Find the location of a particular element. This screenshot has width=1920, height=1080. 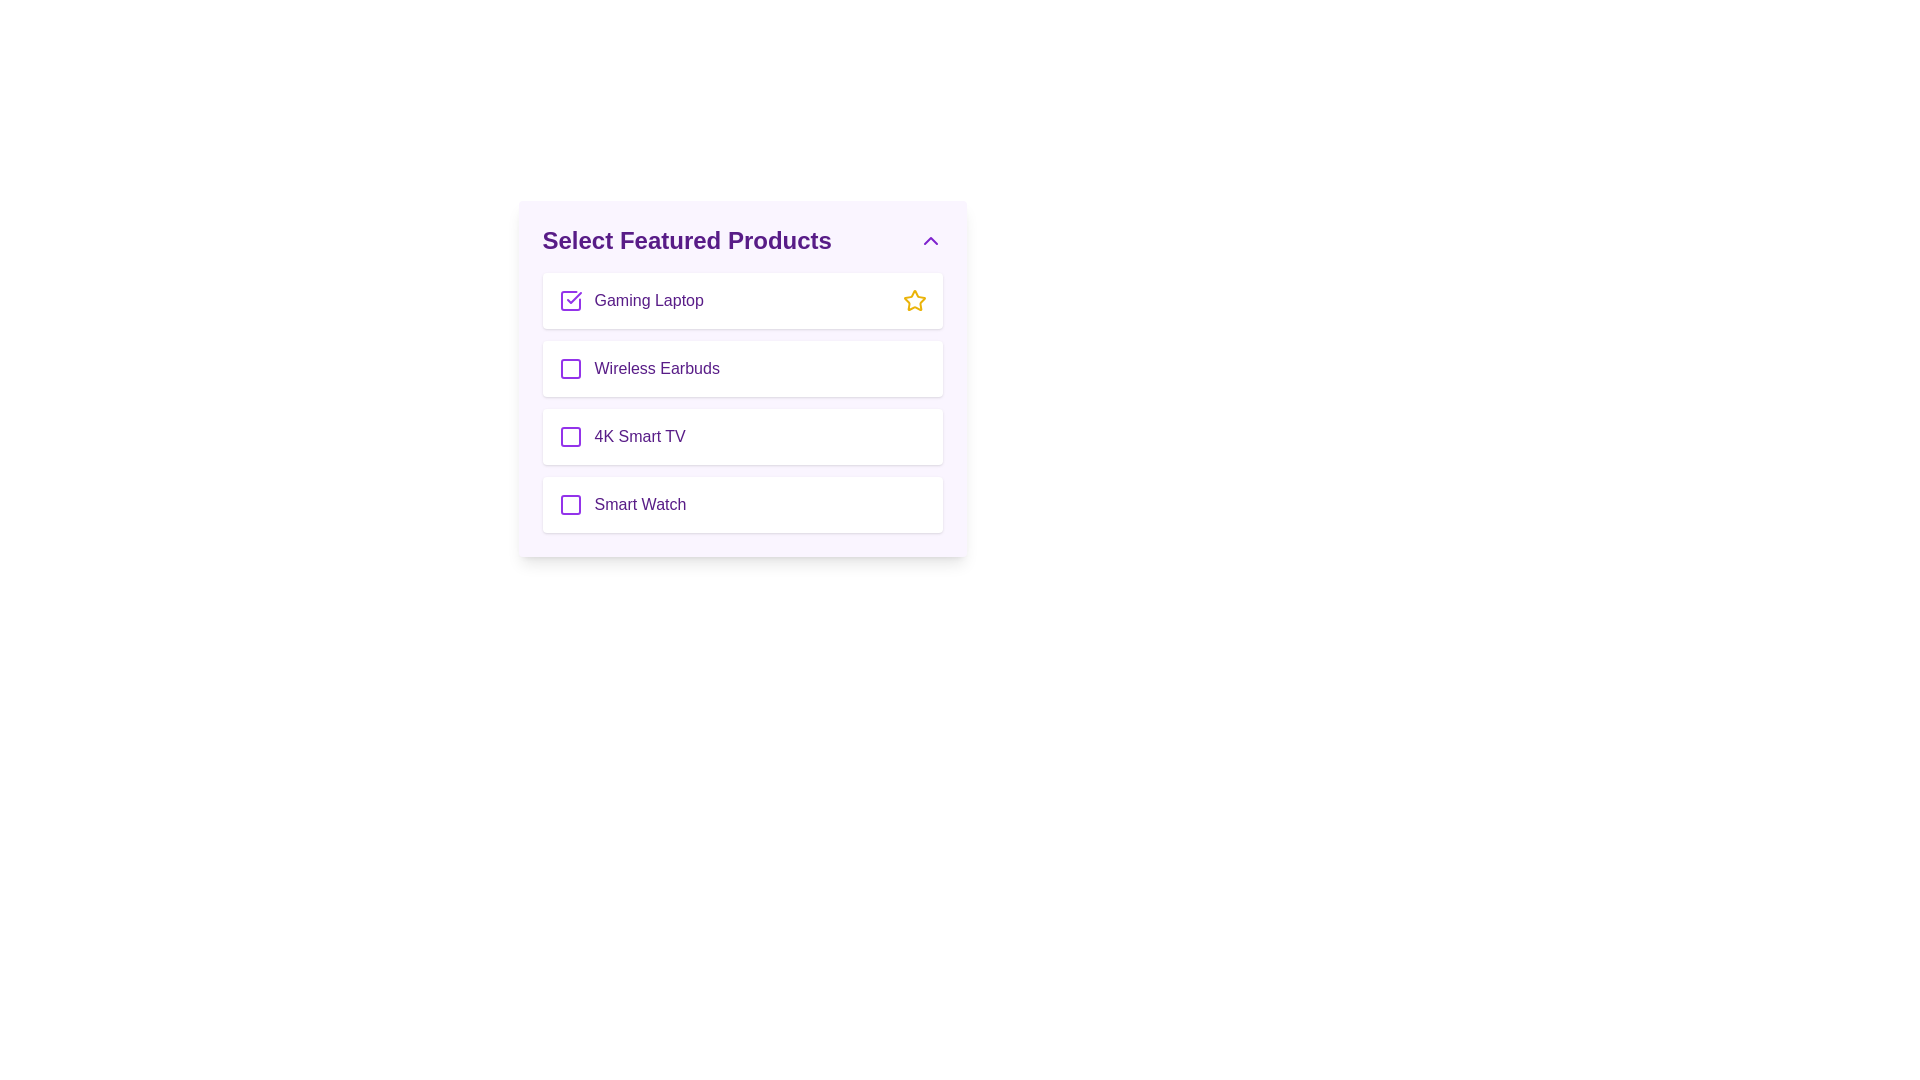

the checkbox for '4K Smart TV' is located at coordinates (569, 435).